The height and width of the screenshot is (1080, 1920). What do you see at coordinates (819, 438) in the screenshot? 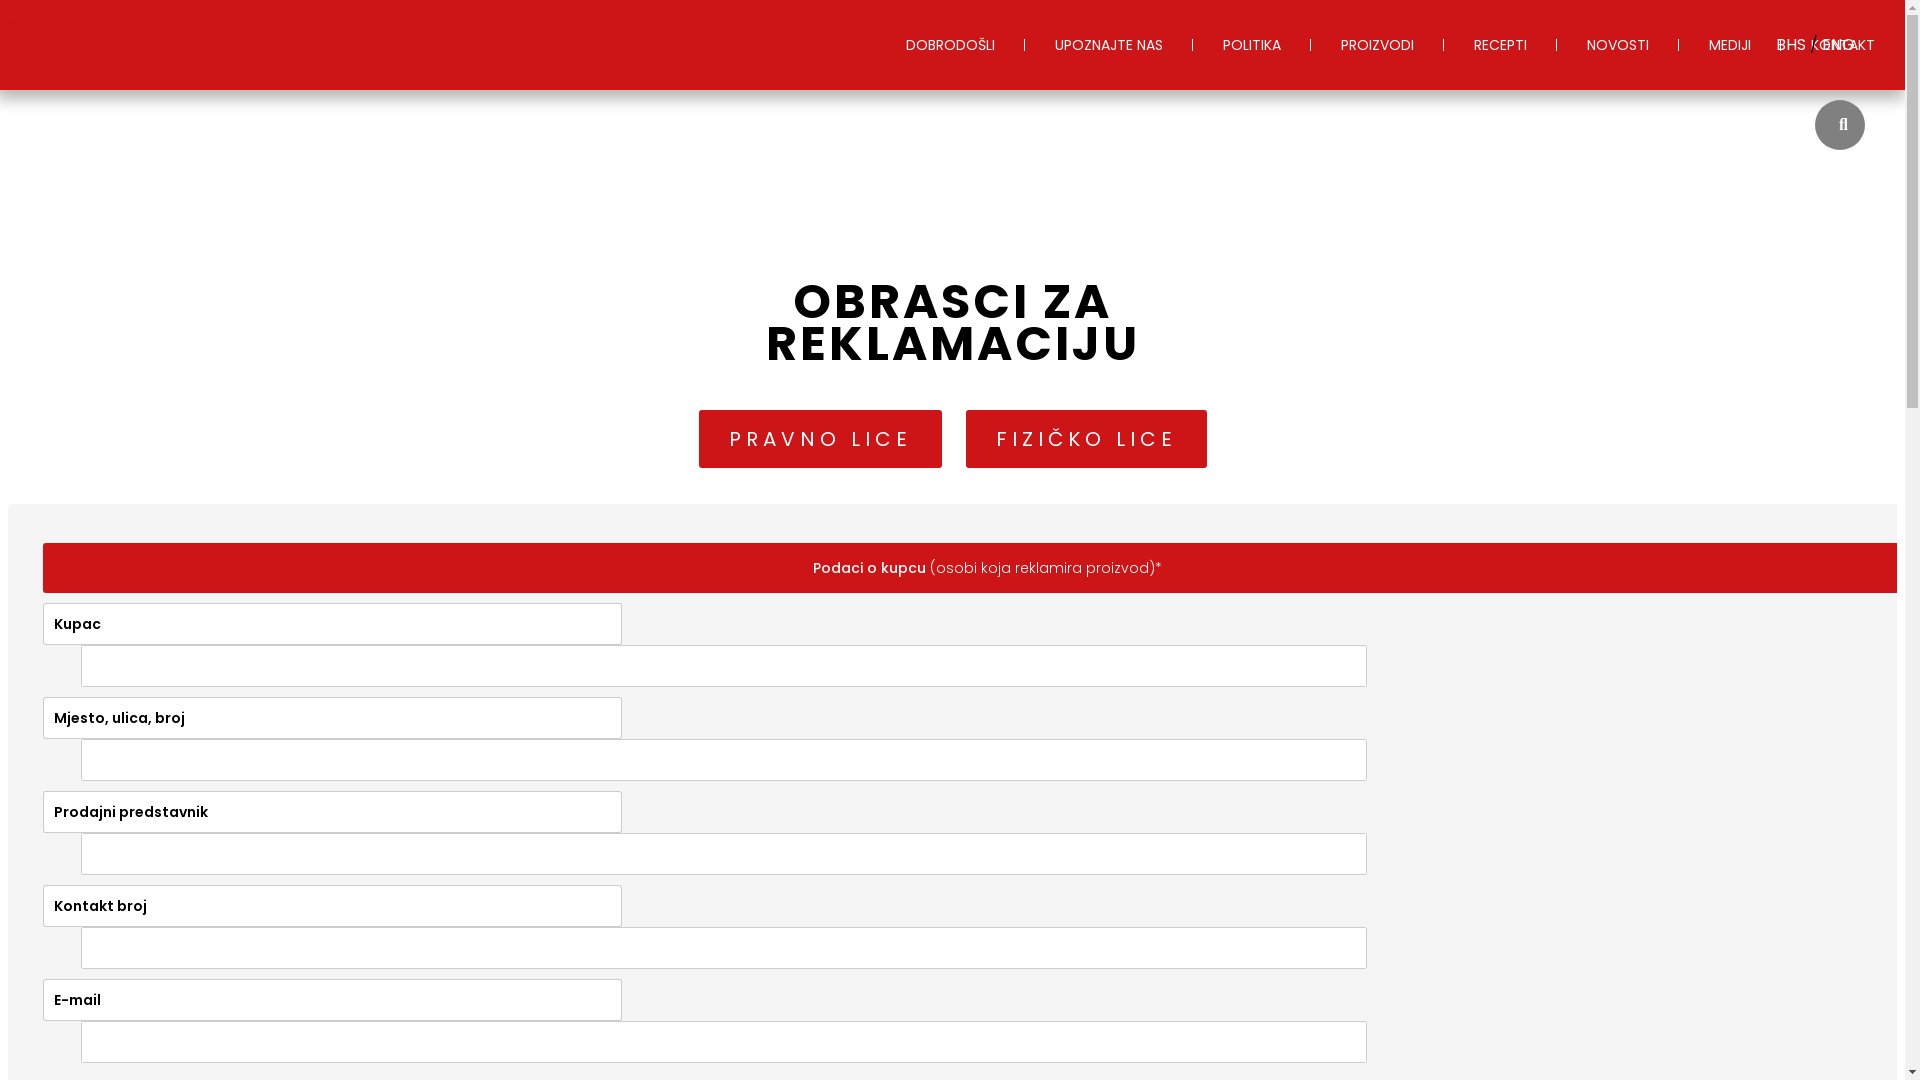
I see `'PRAVNO LICE'` at bounding box center [819, 438].